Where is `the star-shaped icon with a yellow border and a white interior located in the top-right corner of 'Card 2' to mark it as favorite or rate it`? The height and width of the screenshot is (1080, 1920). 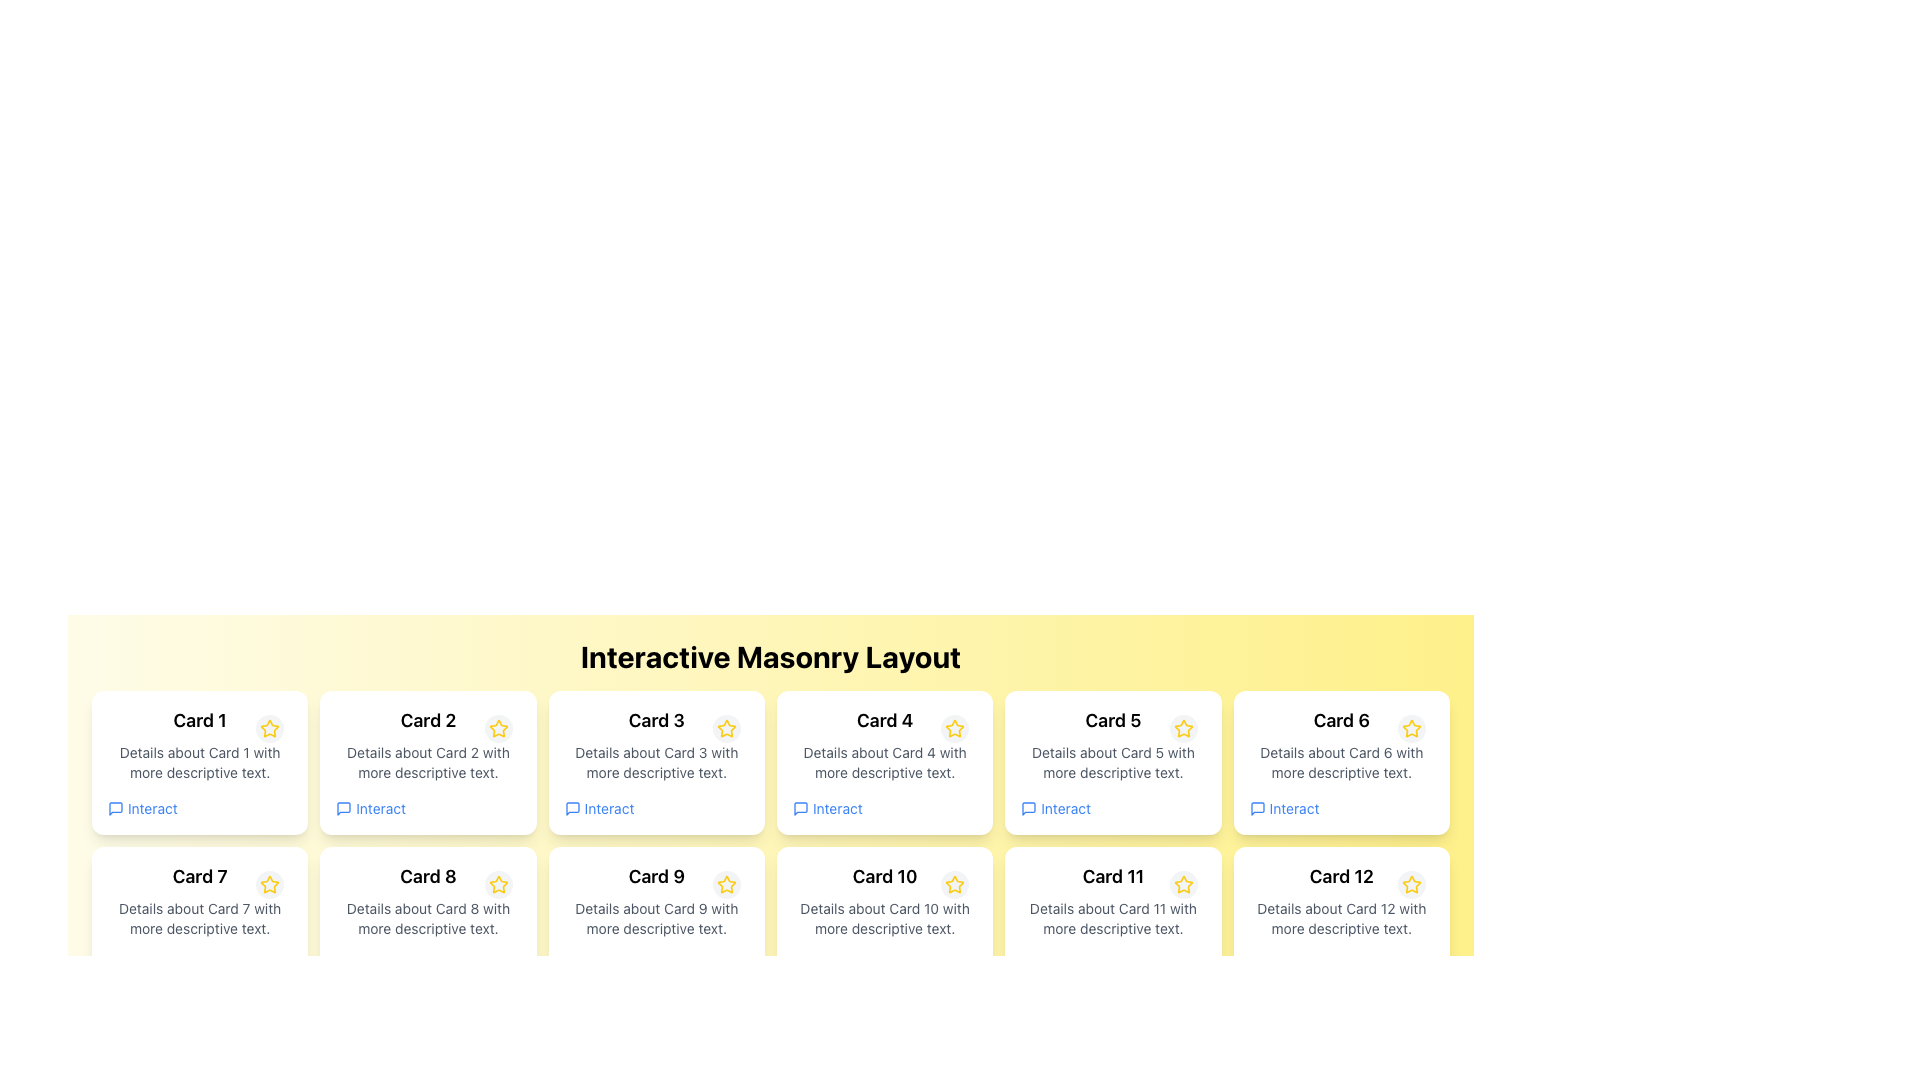
the star-shaped icon with a yellow border and a white interior located in the top-right corner of 'Card 2' to mark it as favorite or rate it is located at coordinates (498, 729).